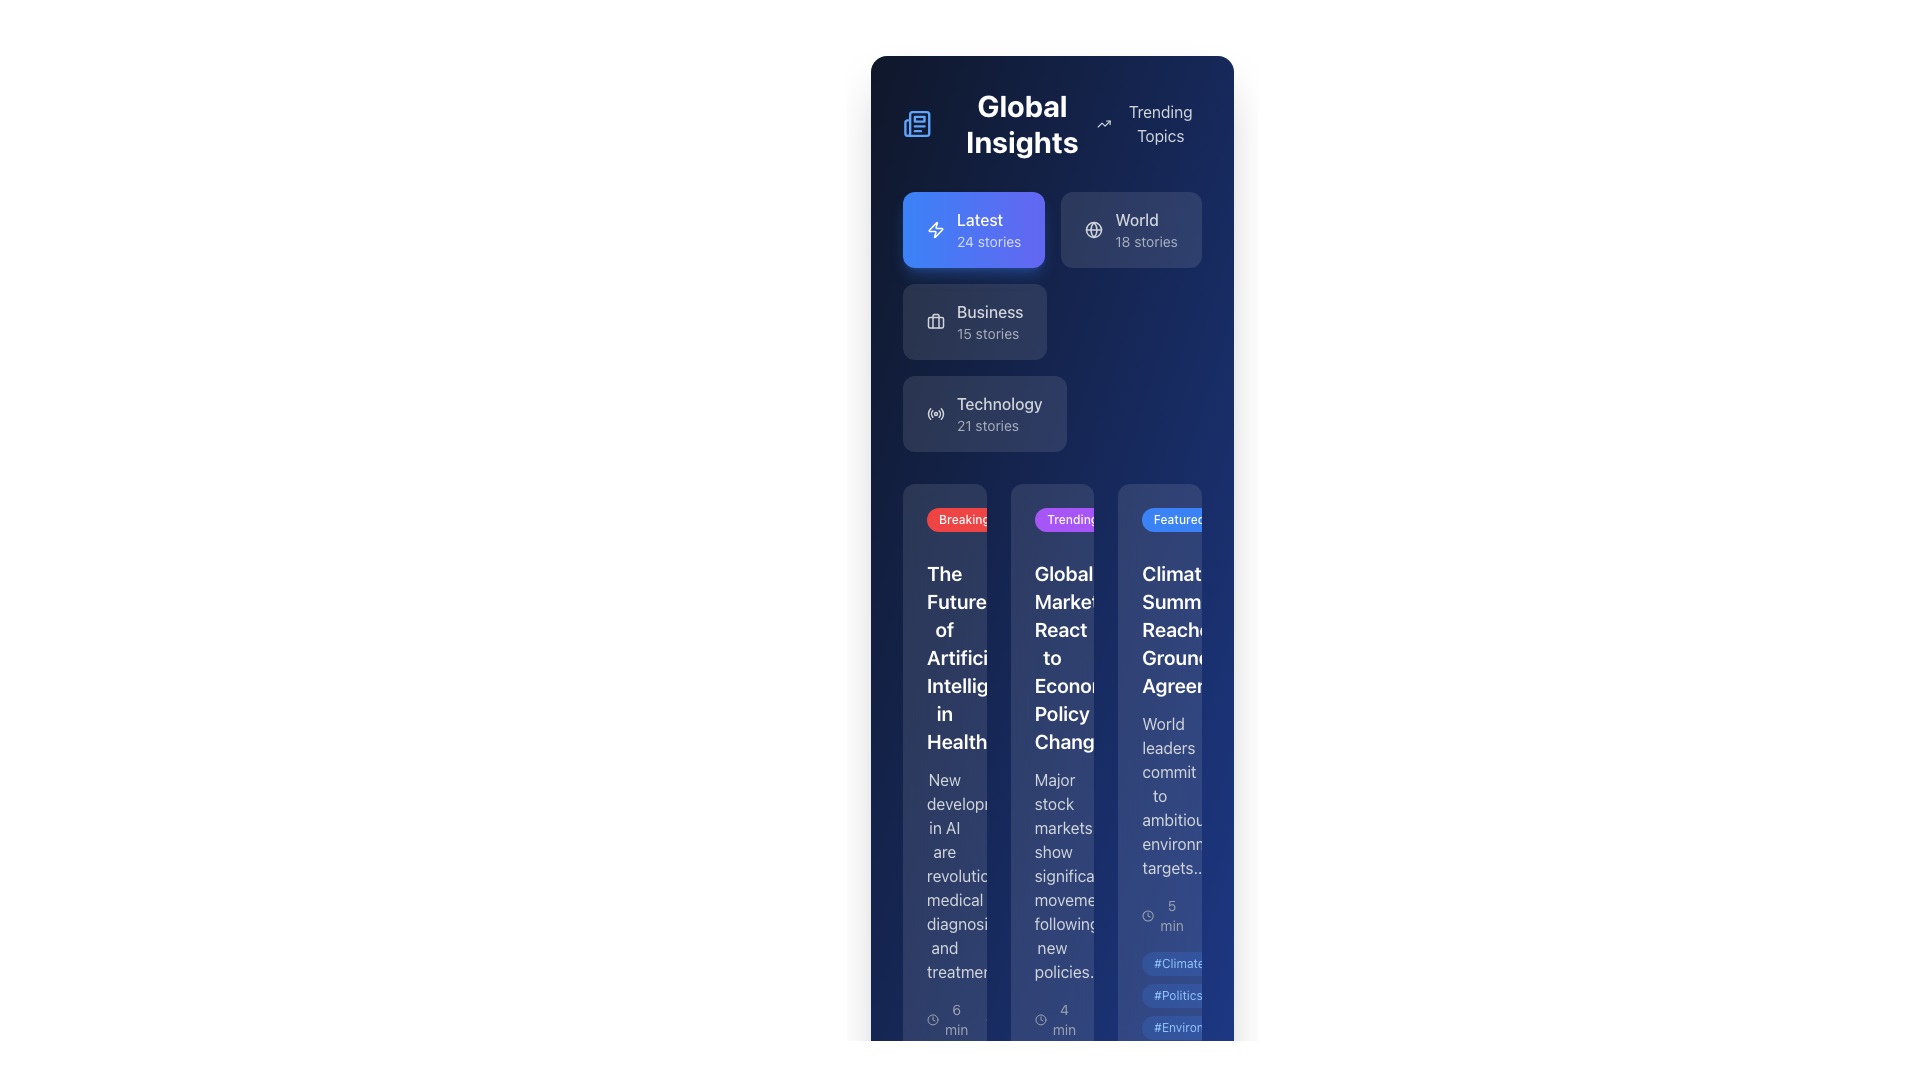 The height and width of the screenshot is (1080, 1920). What do you see at coordinates (1179, 963) in the screenshot?
I see `the tag element indicating climate topics, which is located at the top of a vertical stack of tags aligned to the right side of the content column` at bounding box center [1179, 963].